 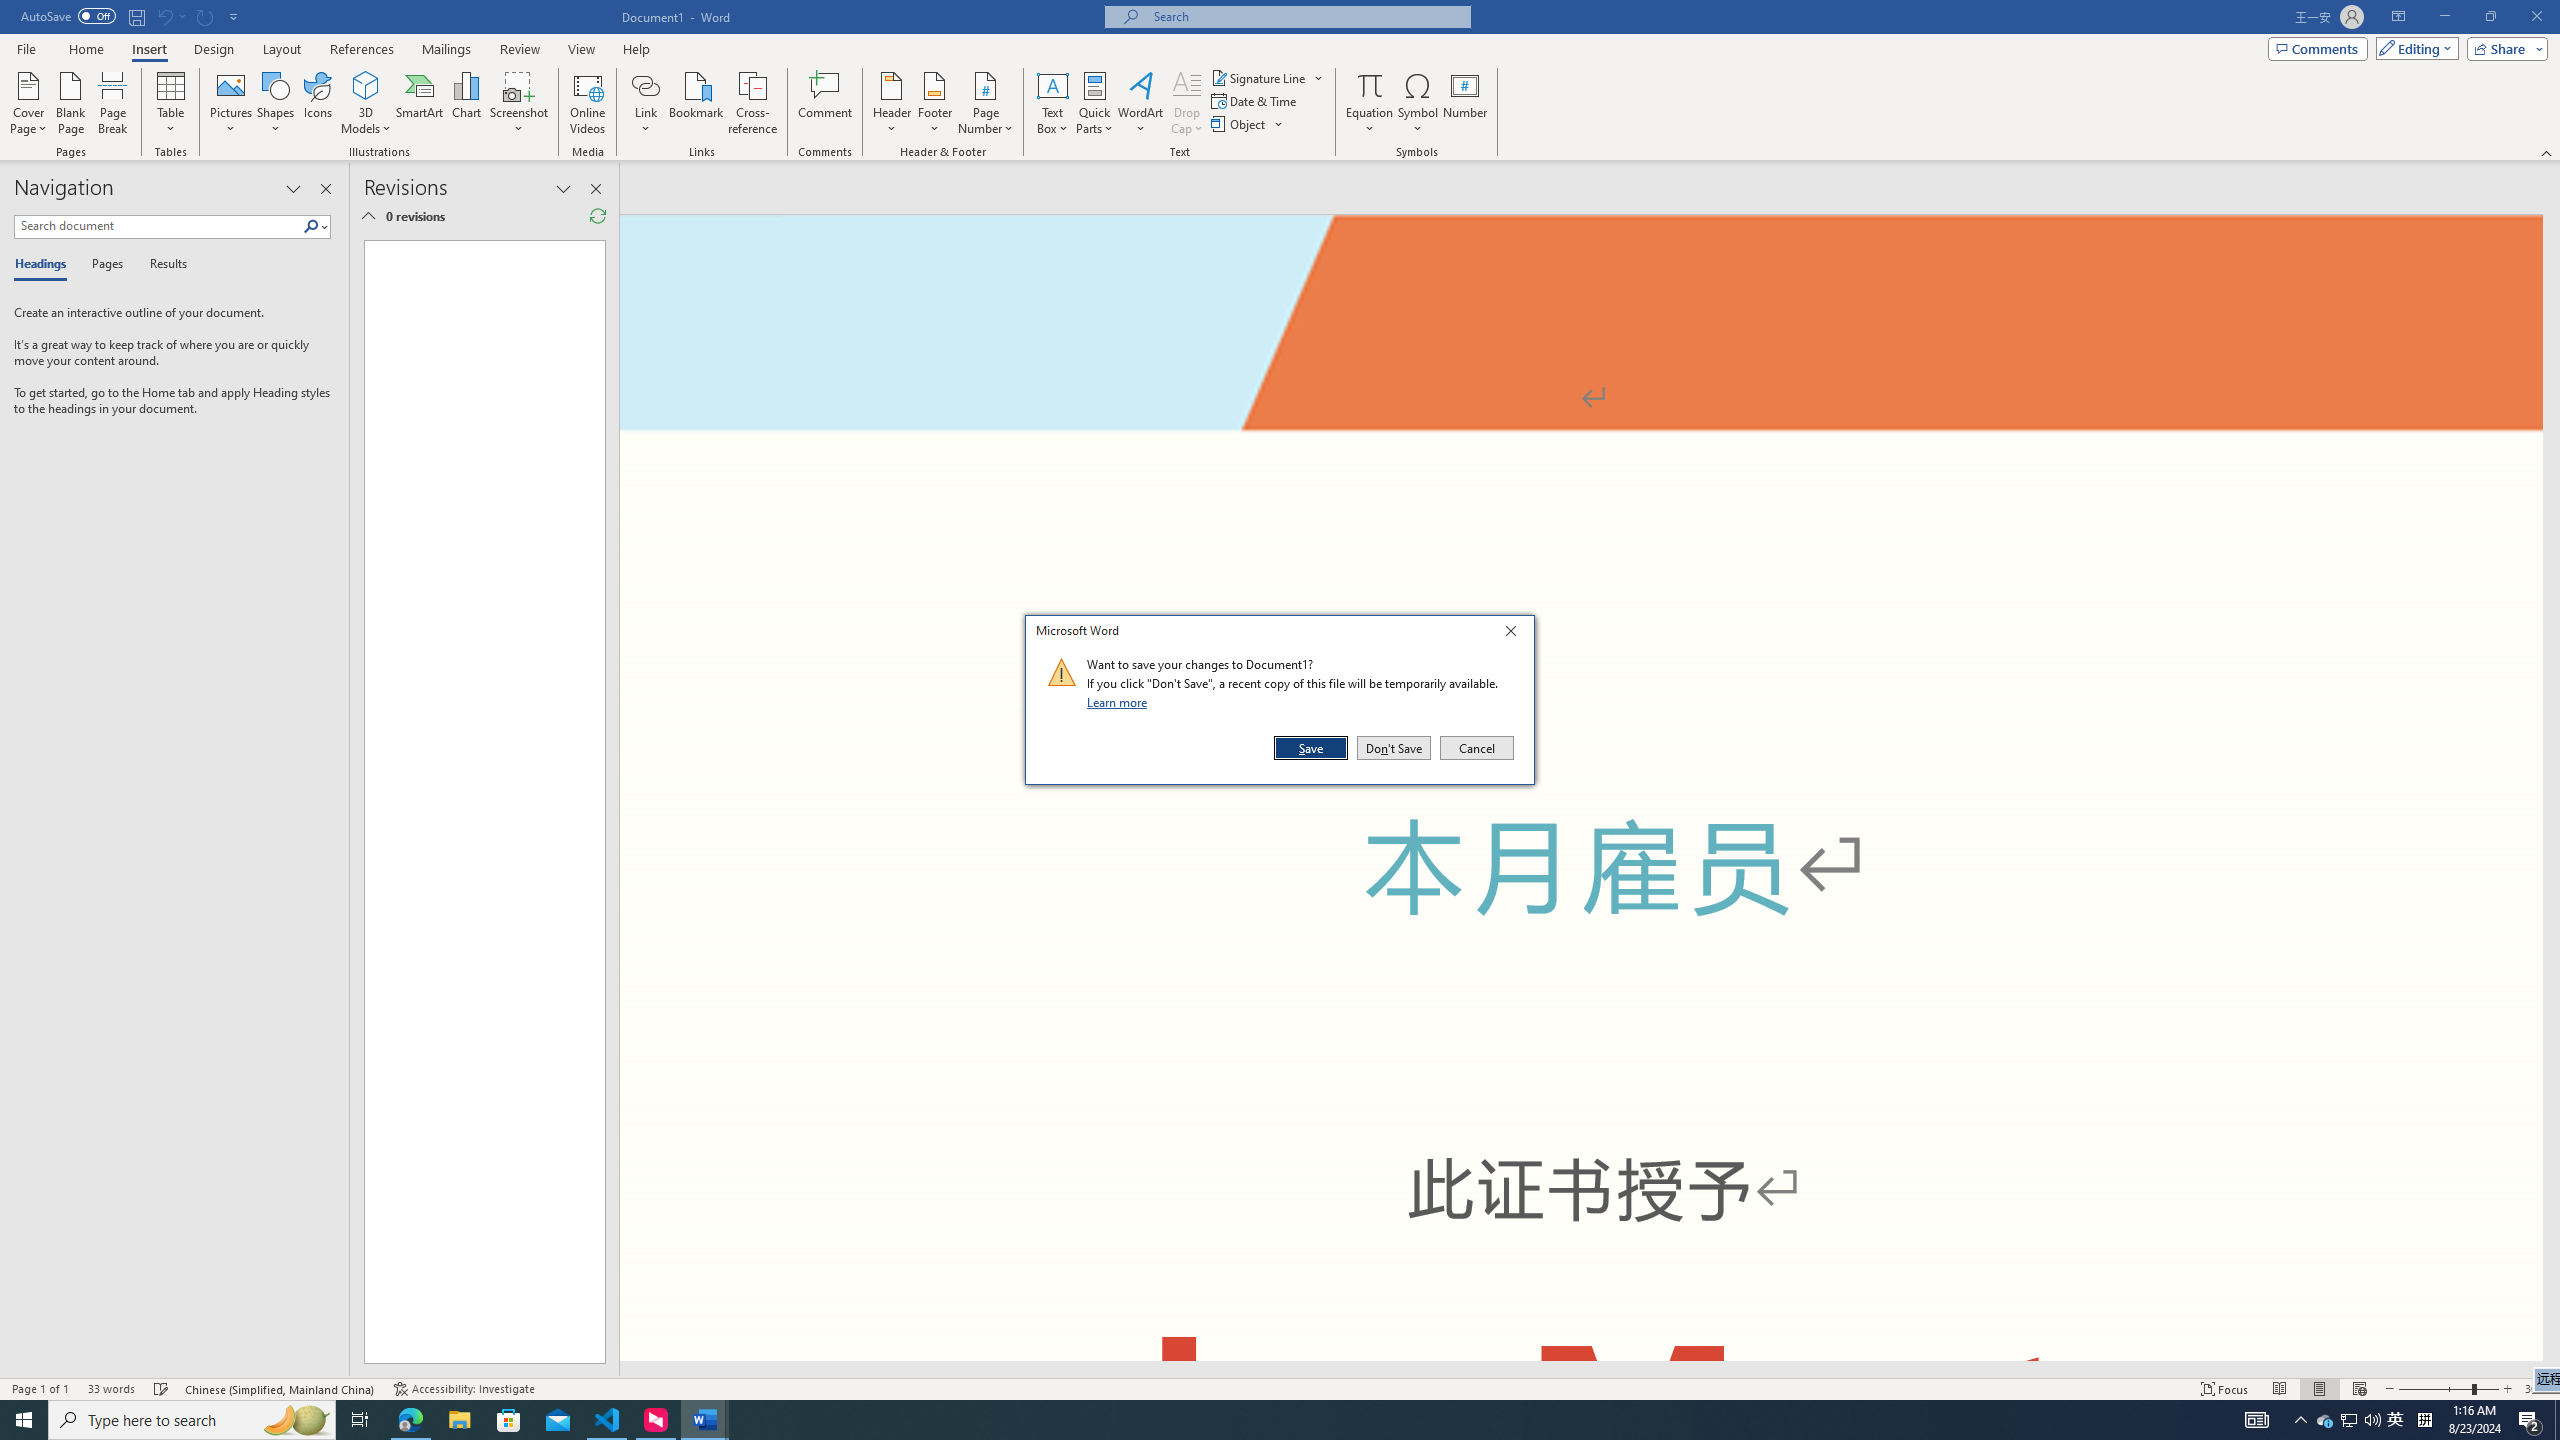 I want to click on 'Can', so click(x=170, y=15).